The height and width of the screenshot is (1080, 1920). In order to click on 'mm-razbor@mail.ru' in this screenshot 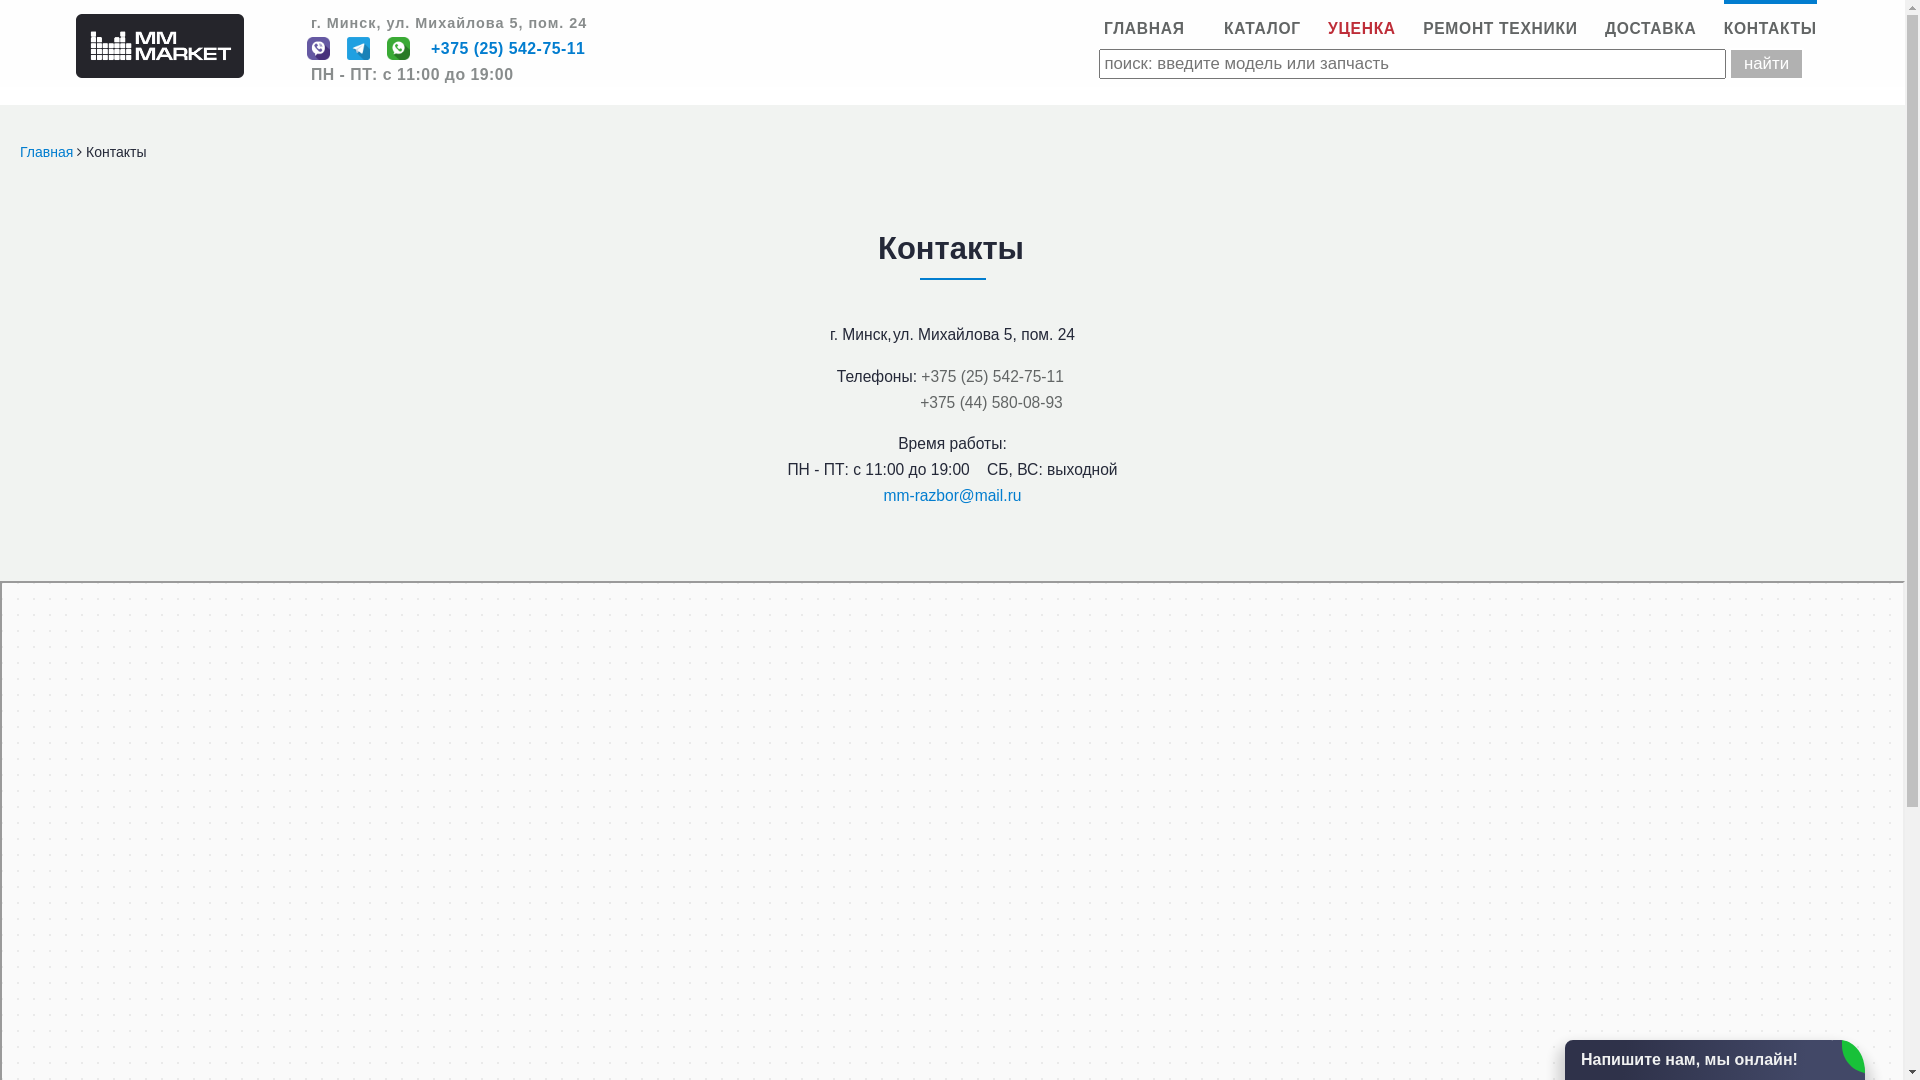, I will do `click(952, 495)`.